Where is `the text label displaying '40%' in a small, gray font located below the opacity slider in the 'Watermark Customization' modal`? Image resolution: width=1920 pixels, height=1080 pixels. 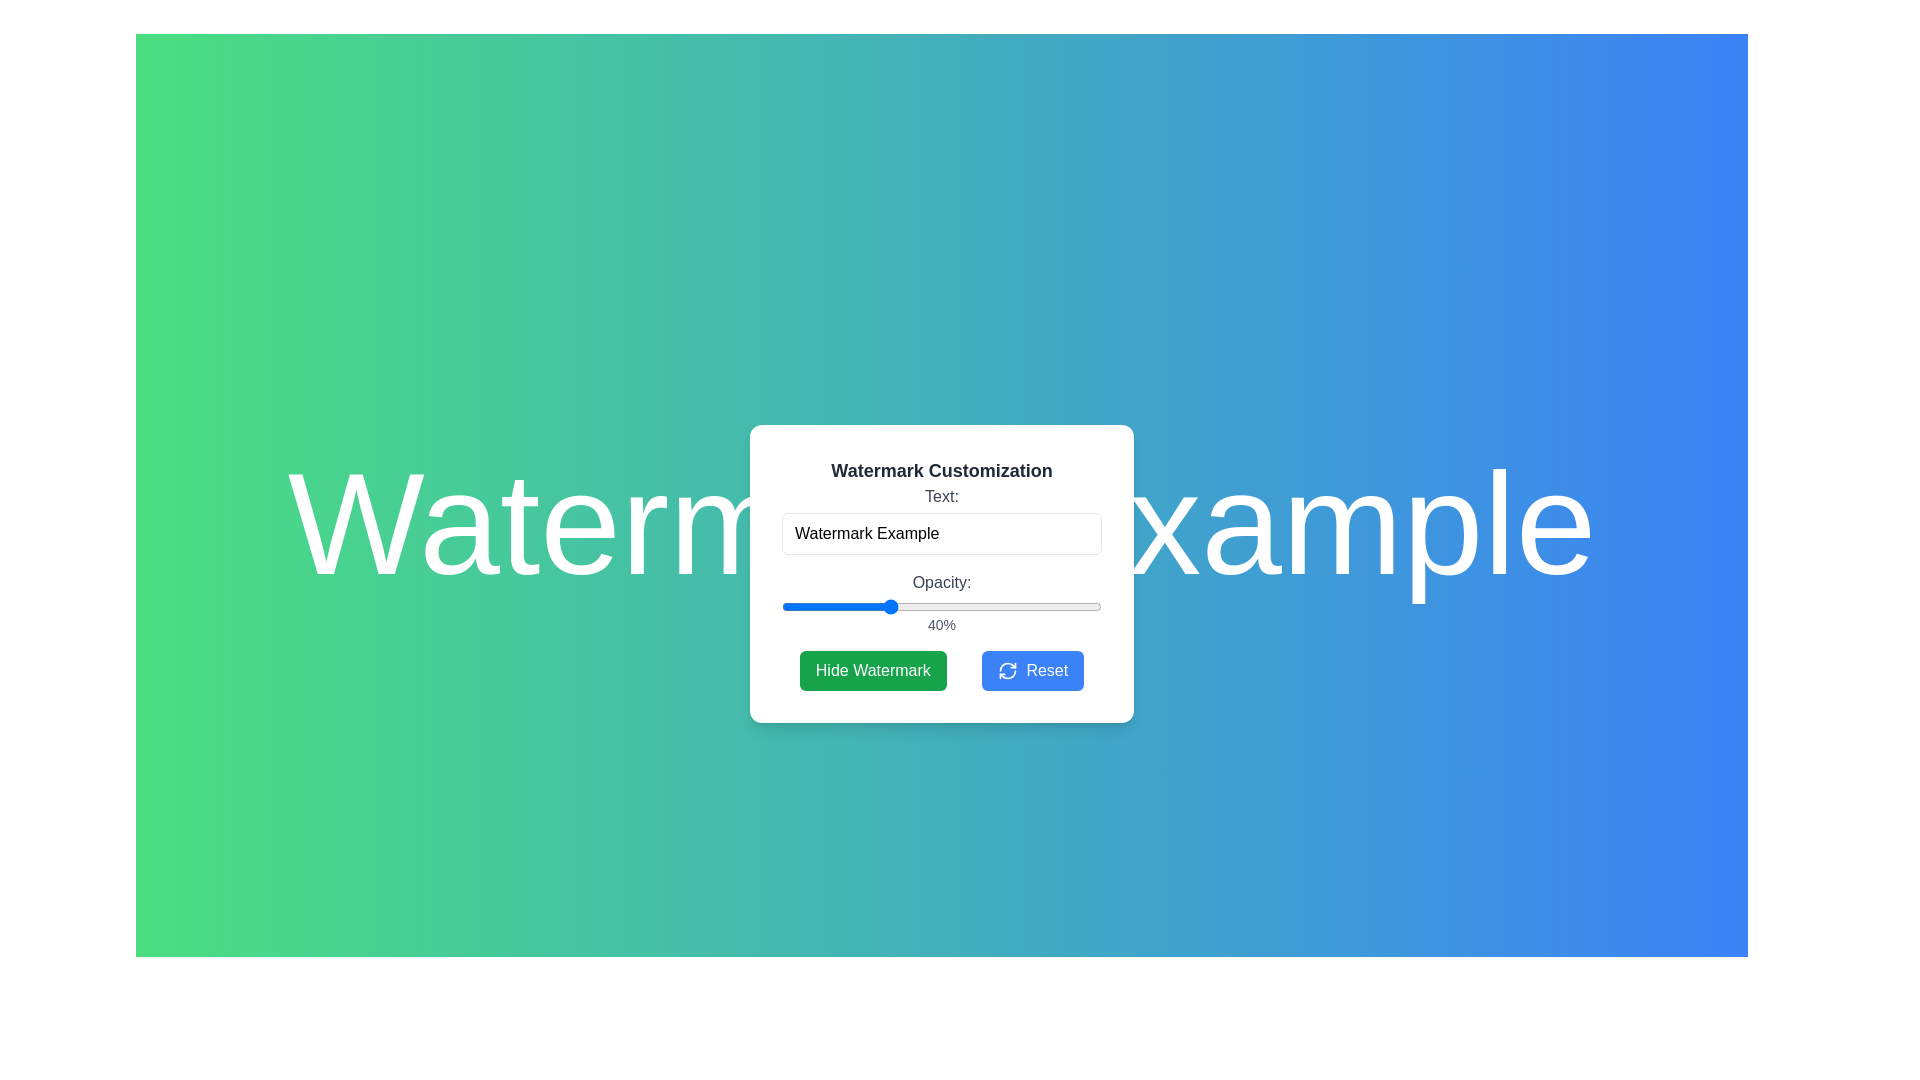 the text label displaying '40%' in a small, gray font located below the opacity slider in the 'Watermark Customization' modal is located at coordinates (940, 623).